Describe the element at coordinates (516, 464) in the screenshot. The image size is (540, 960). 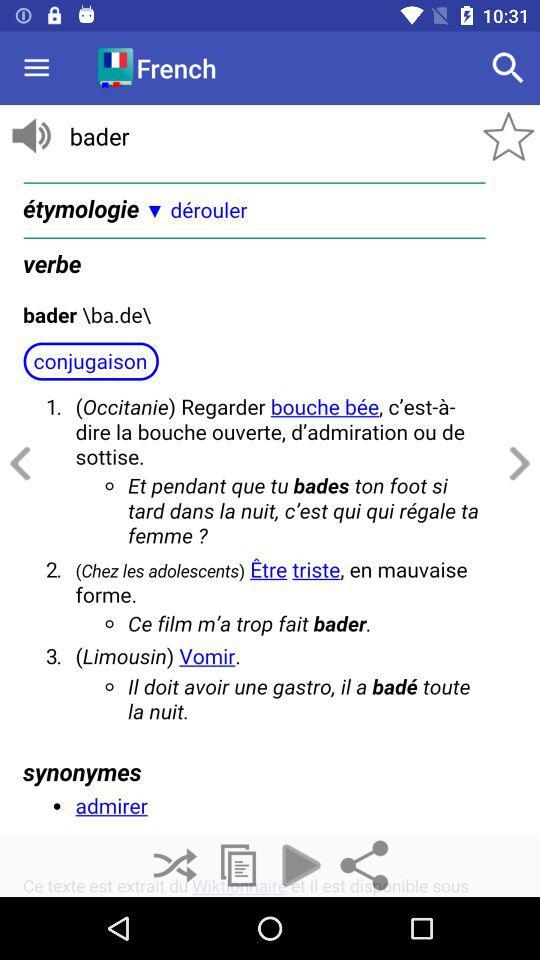
I see `next button` at that location.